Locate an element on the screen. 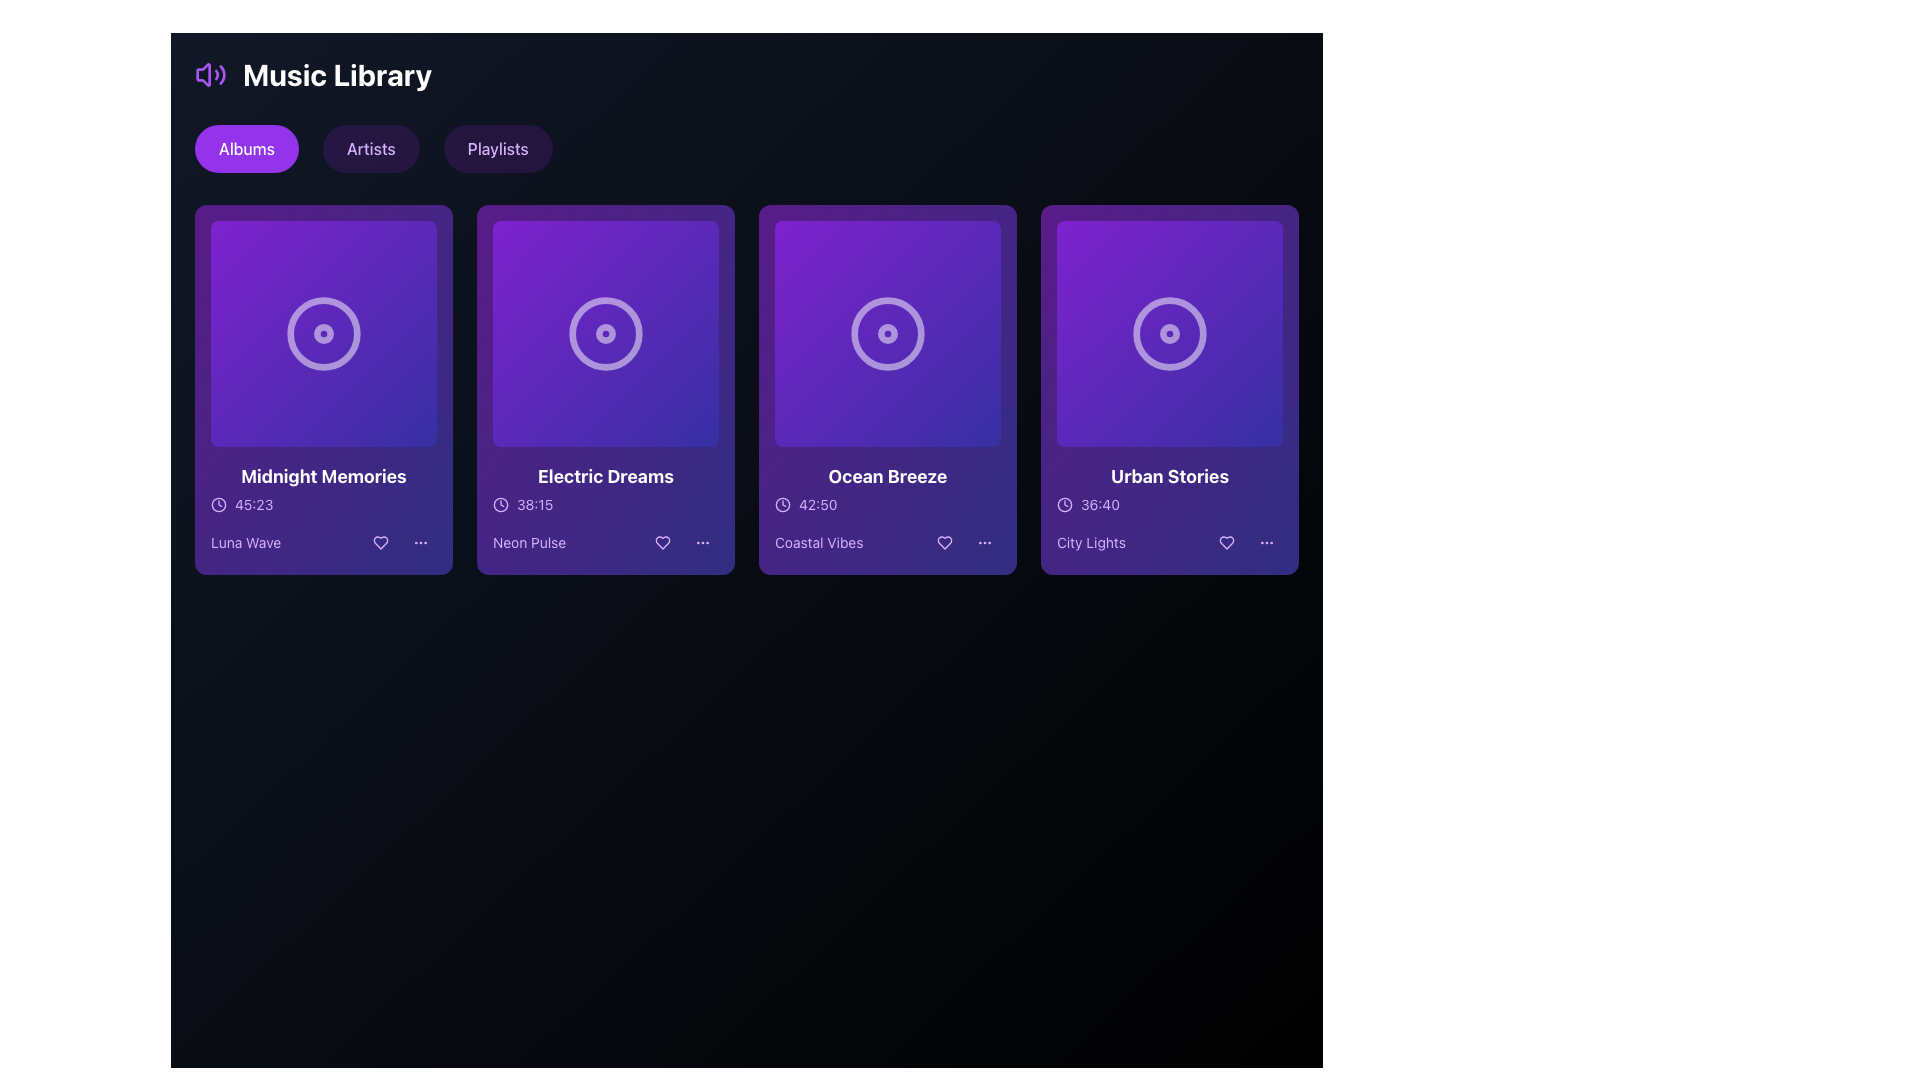  the grouped icons located in the bottom-right corner of the 'Urban Stories' card is located at coordinates (1246, 543).